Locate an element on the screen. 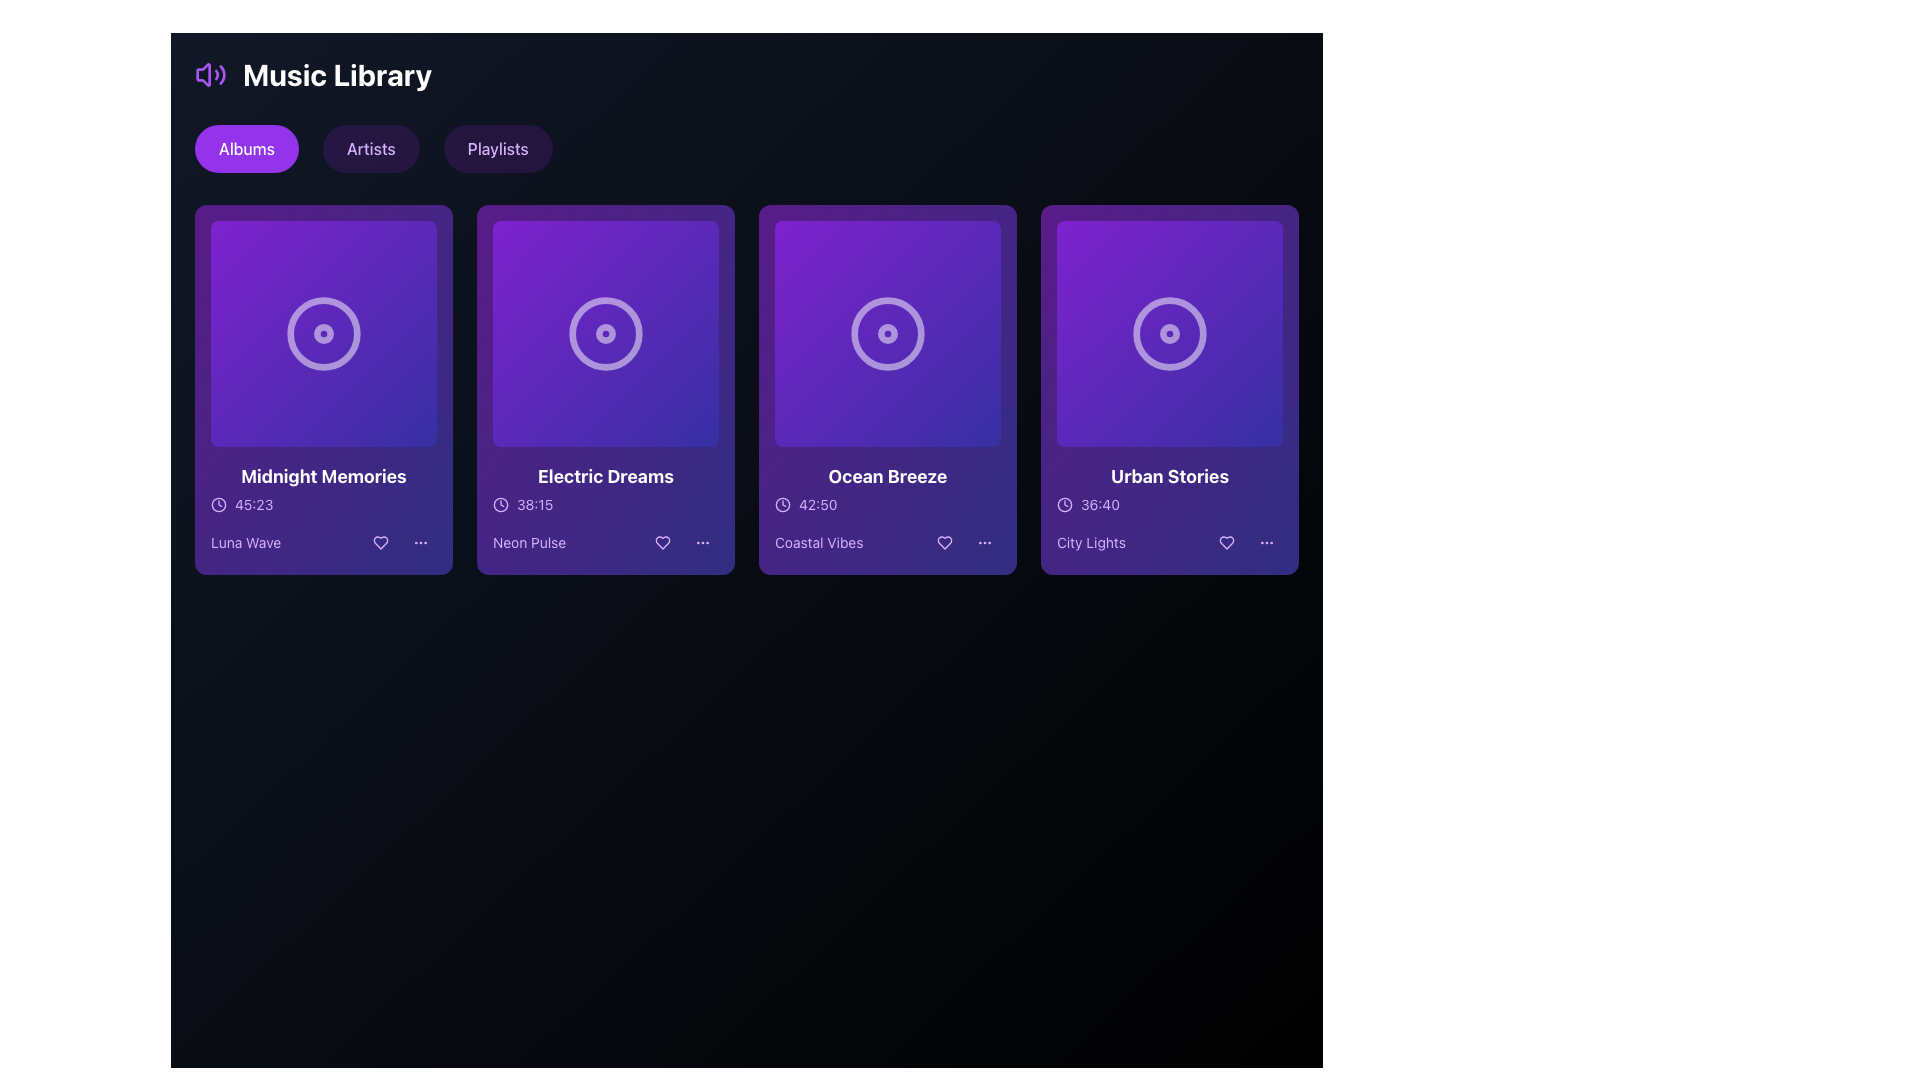  the grouped icons located in the bottom-right corner of the 'Urban Stories' card is located at coordinates (1246, 543).